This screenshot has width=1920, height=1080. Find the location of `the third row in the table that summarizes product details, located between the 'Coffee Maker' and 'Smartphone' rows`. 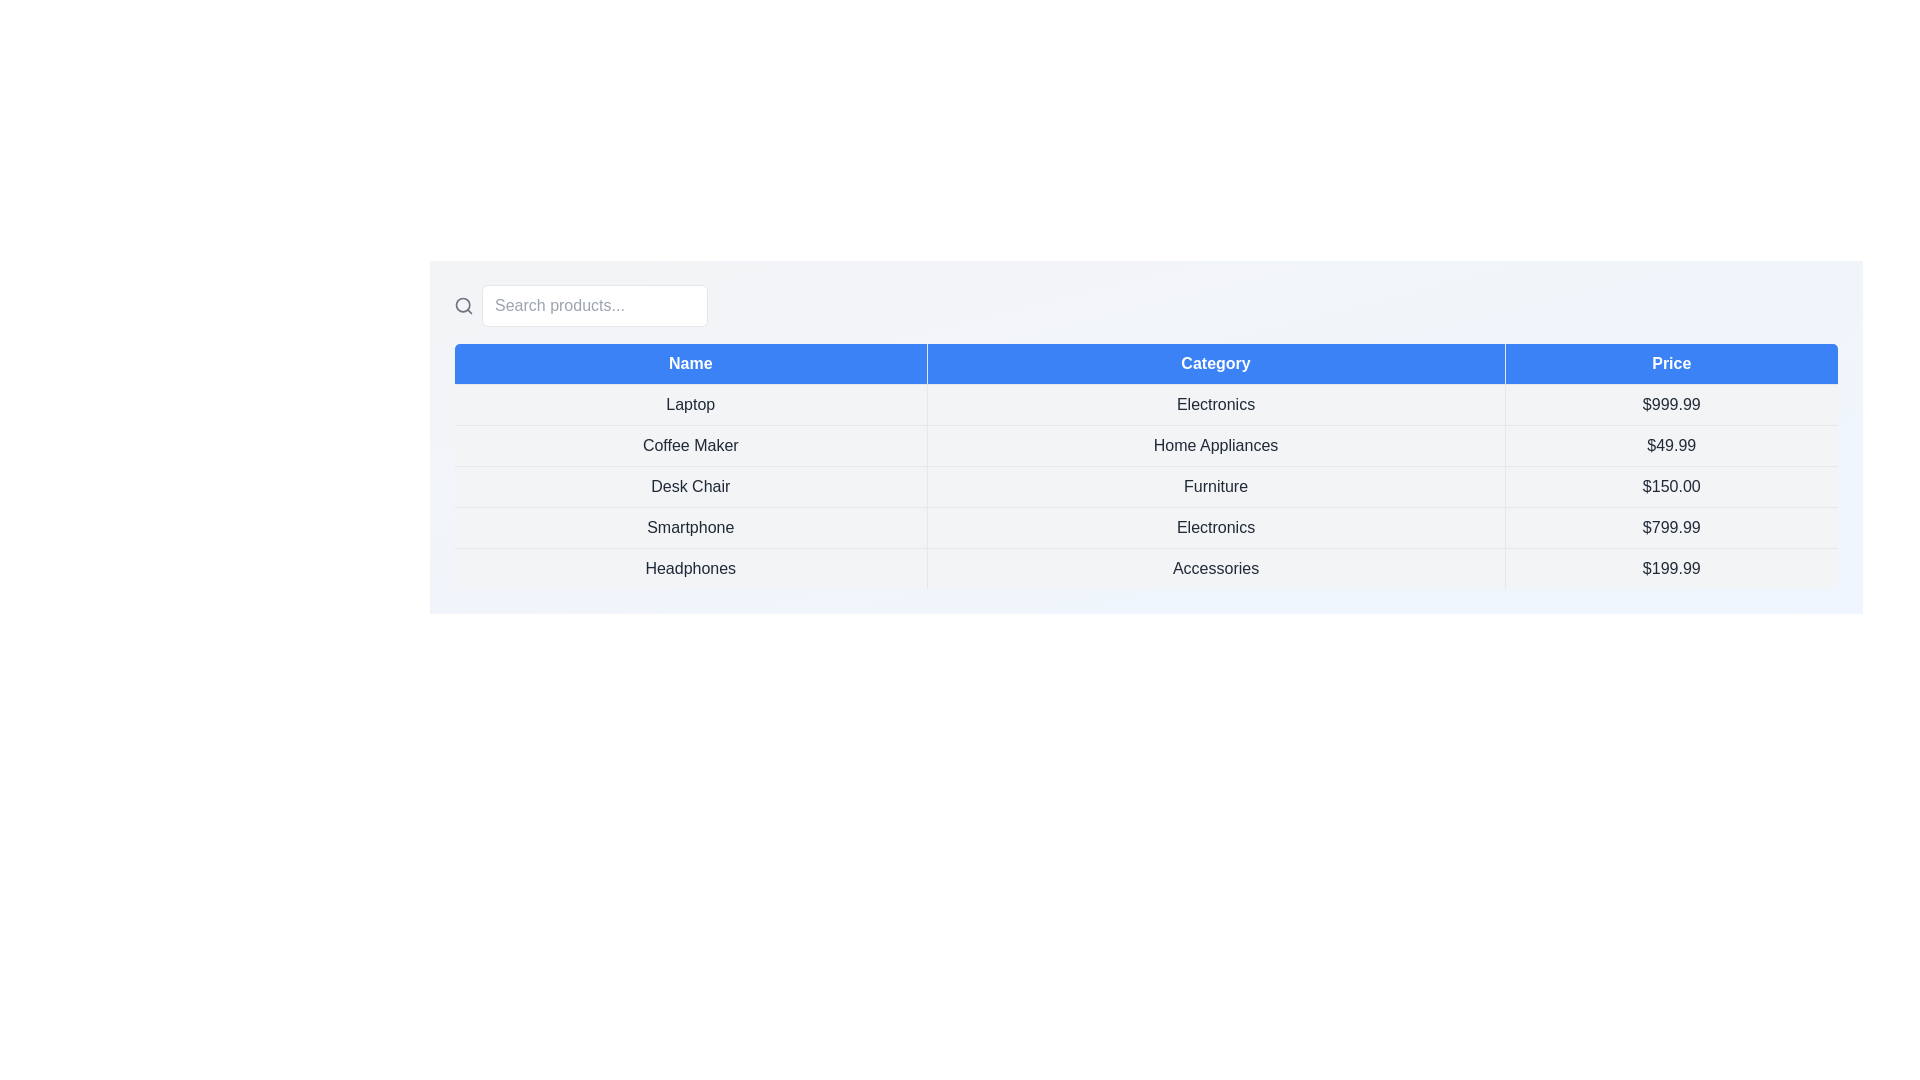

the third row in the table that summarizes product details, located between the 'Coffee Maker' and 'Smartphone' rows is located at coordinates (1146, 486).